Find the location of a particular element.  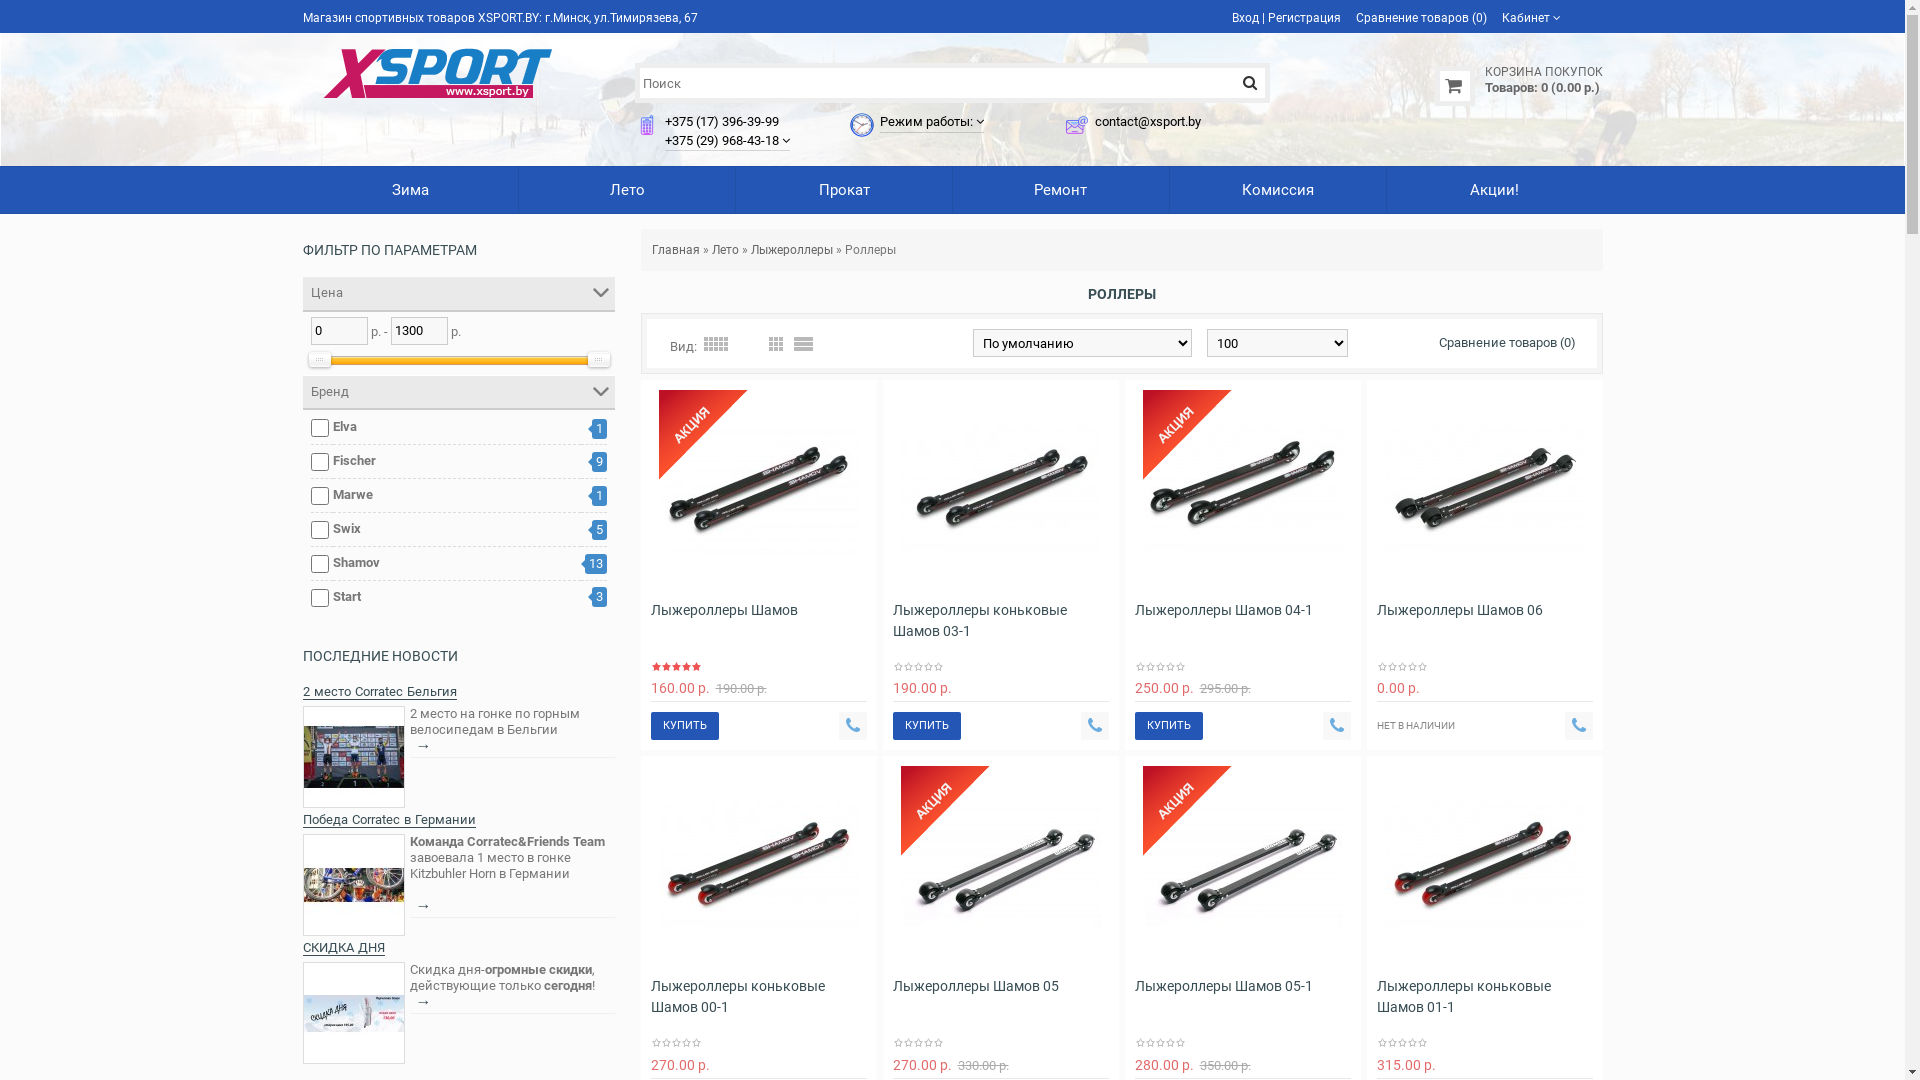

'contact@xsport.by' is located at coordinates (1093, 121).